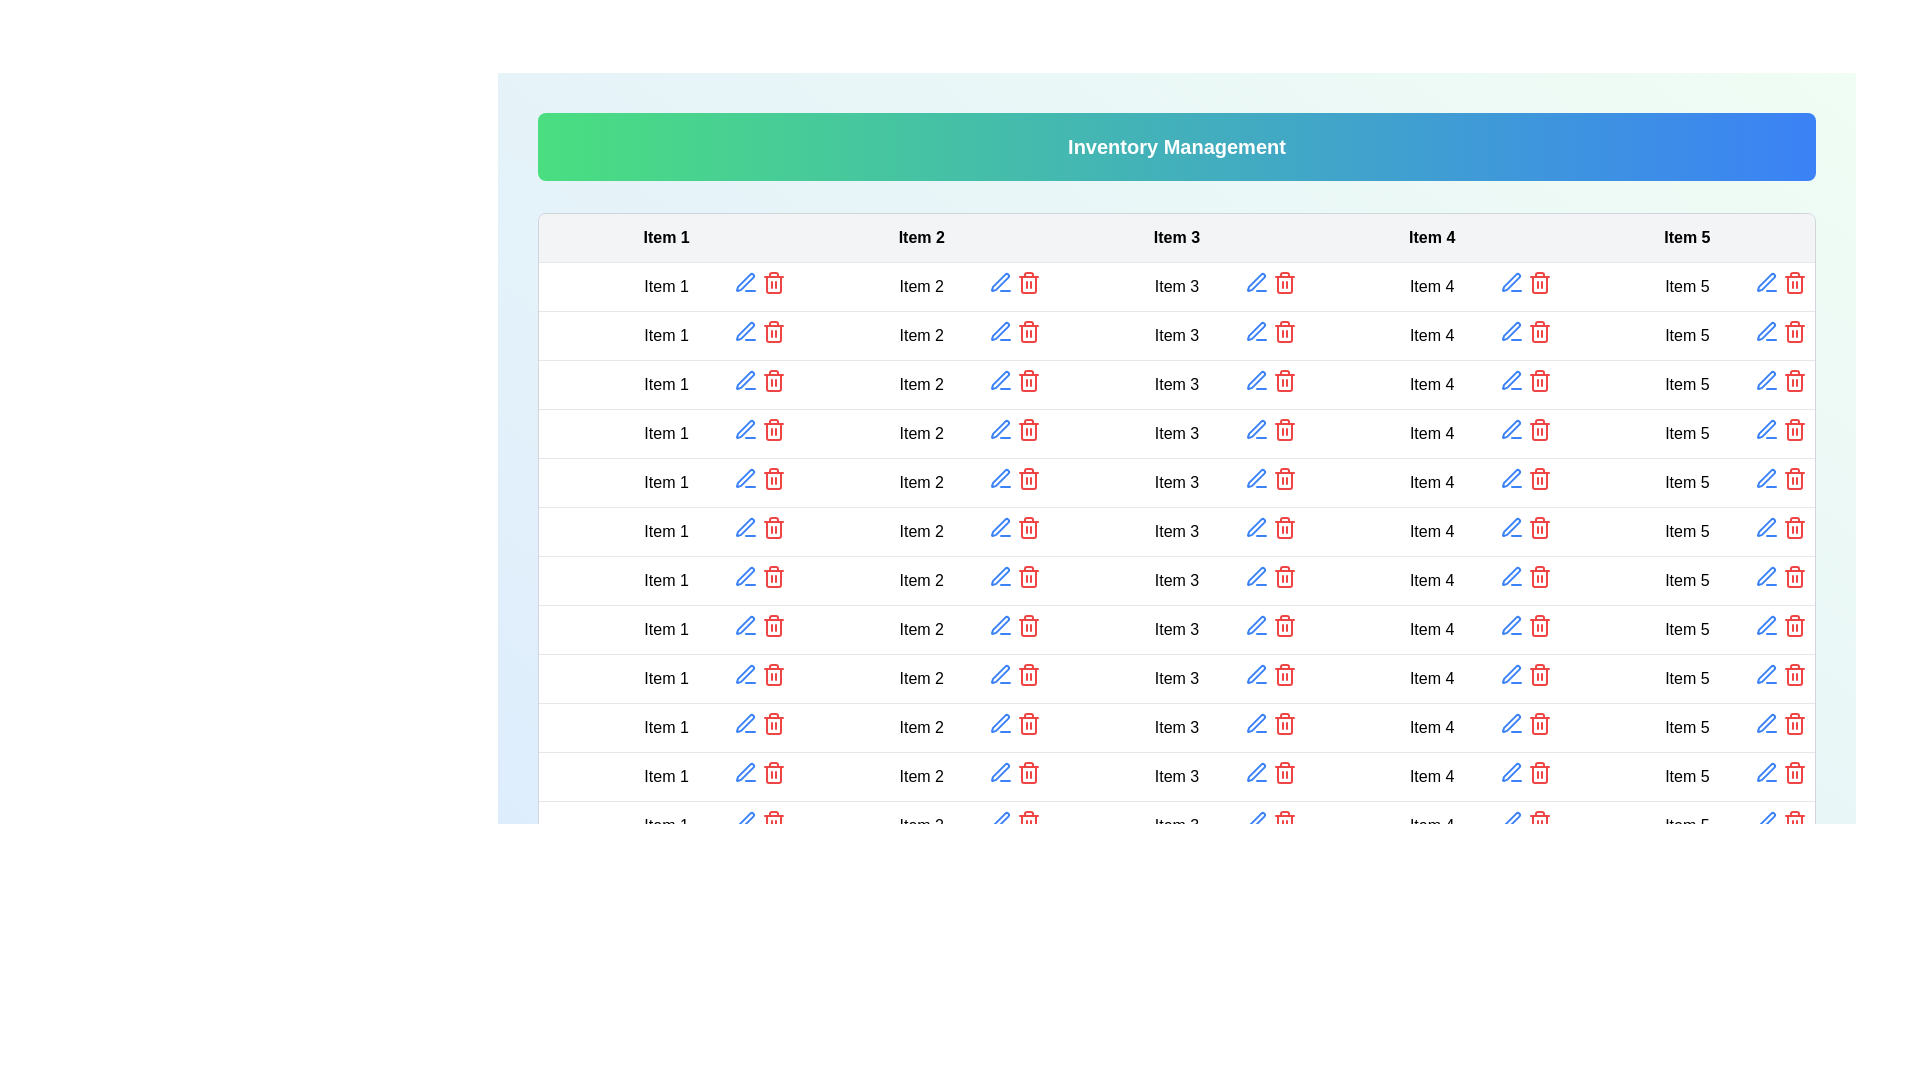 The height and width of the screenshot is (1080, 1920). I want to click on the table header to sort the column by Item 3, so click(1176, 237).